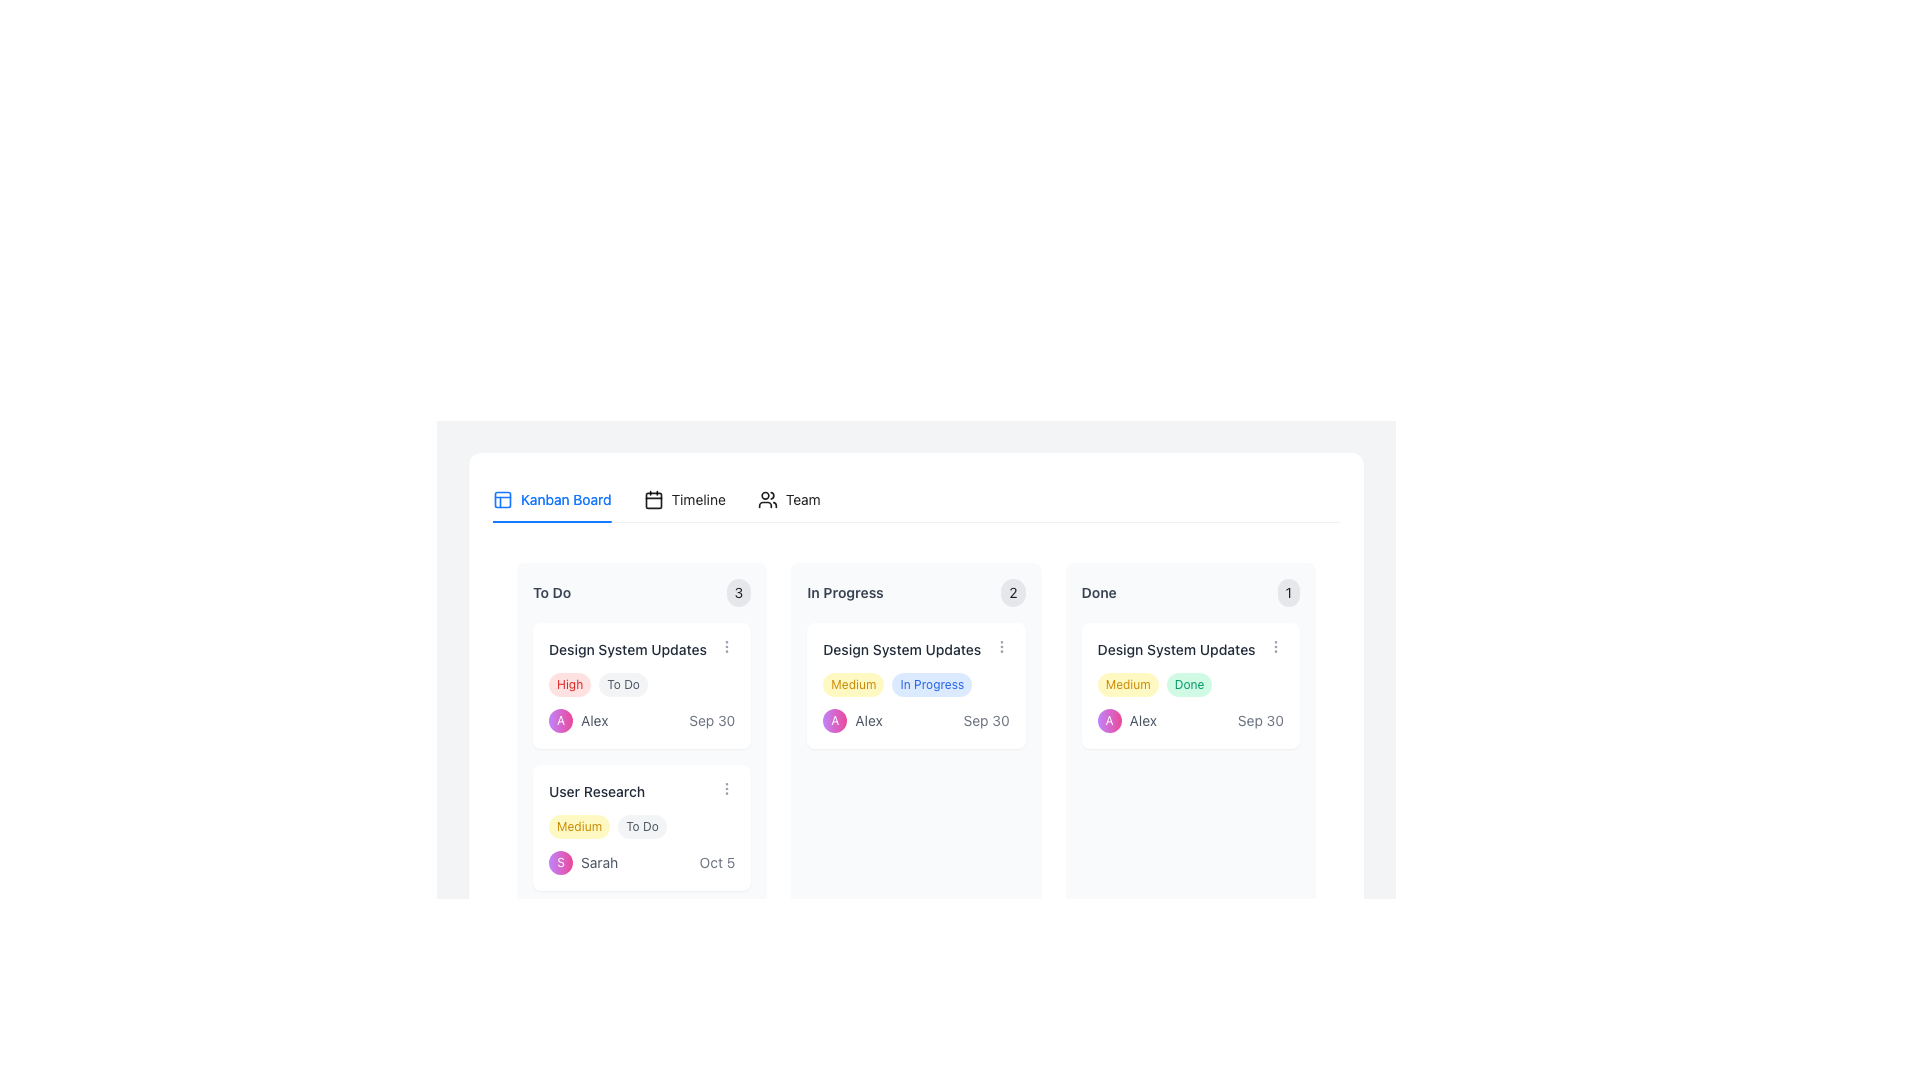  What do you see at coordinates (915, 685) in the screenshot?
I see `the task card titled 'Design System Updates' in the 'In Progress' section` at bounding box center [915, 685].